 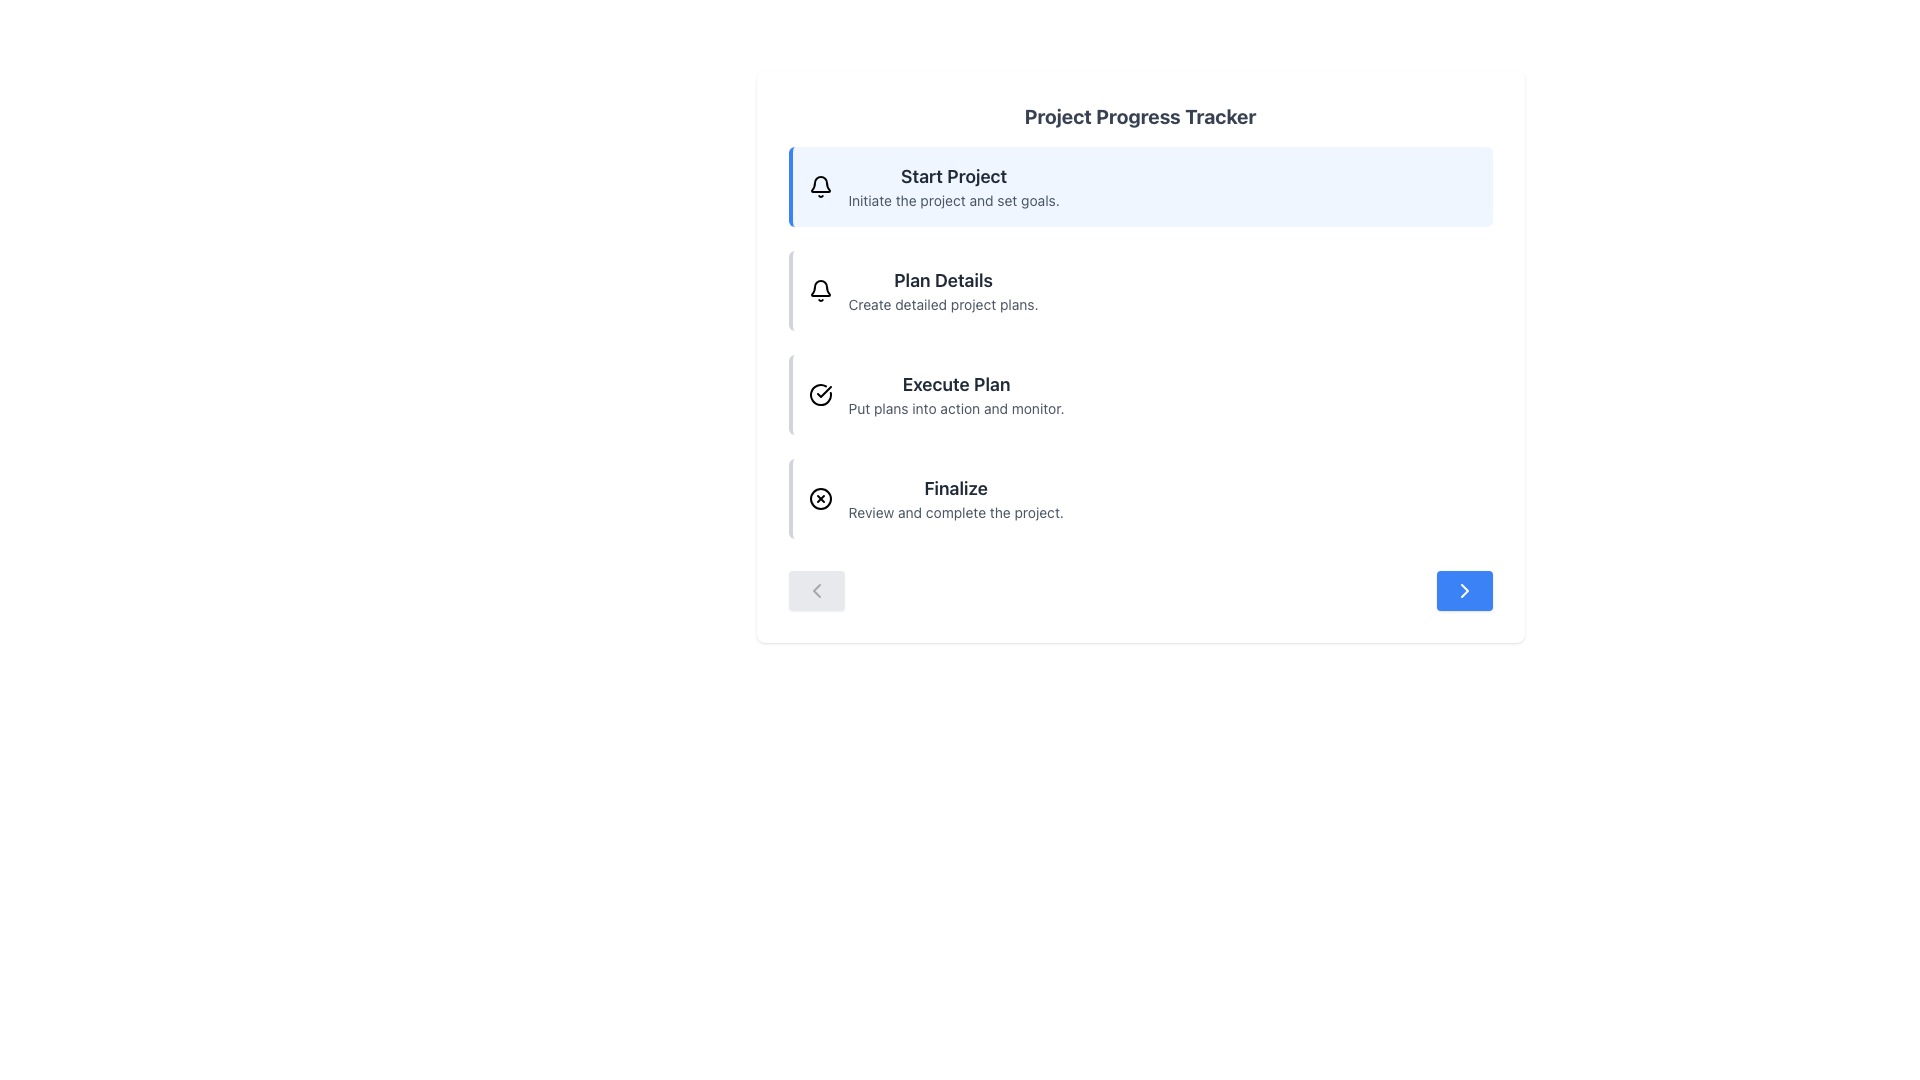 I want to click on the static text providing guidance related to the 'Finalize' step in the sequence, positioned directly below the 'Finalize' header, so click(x=955, y=512).